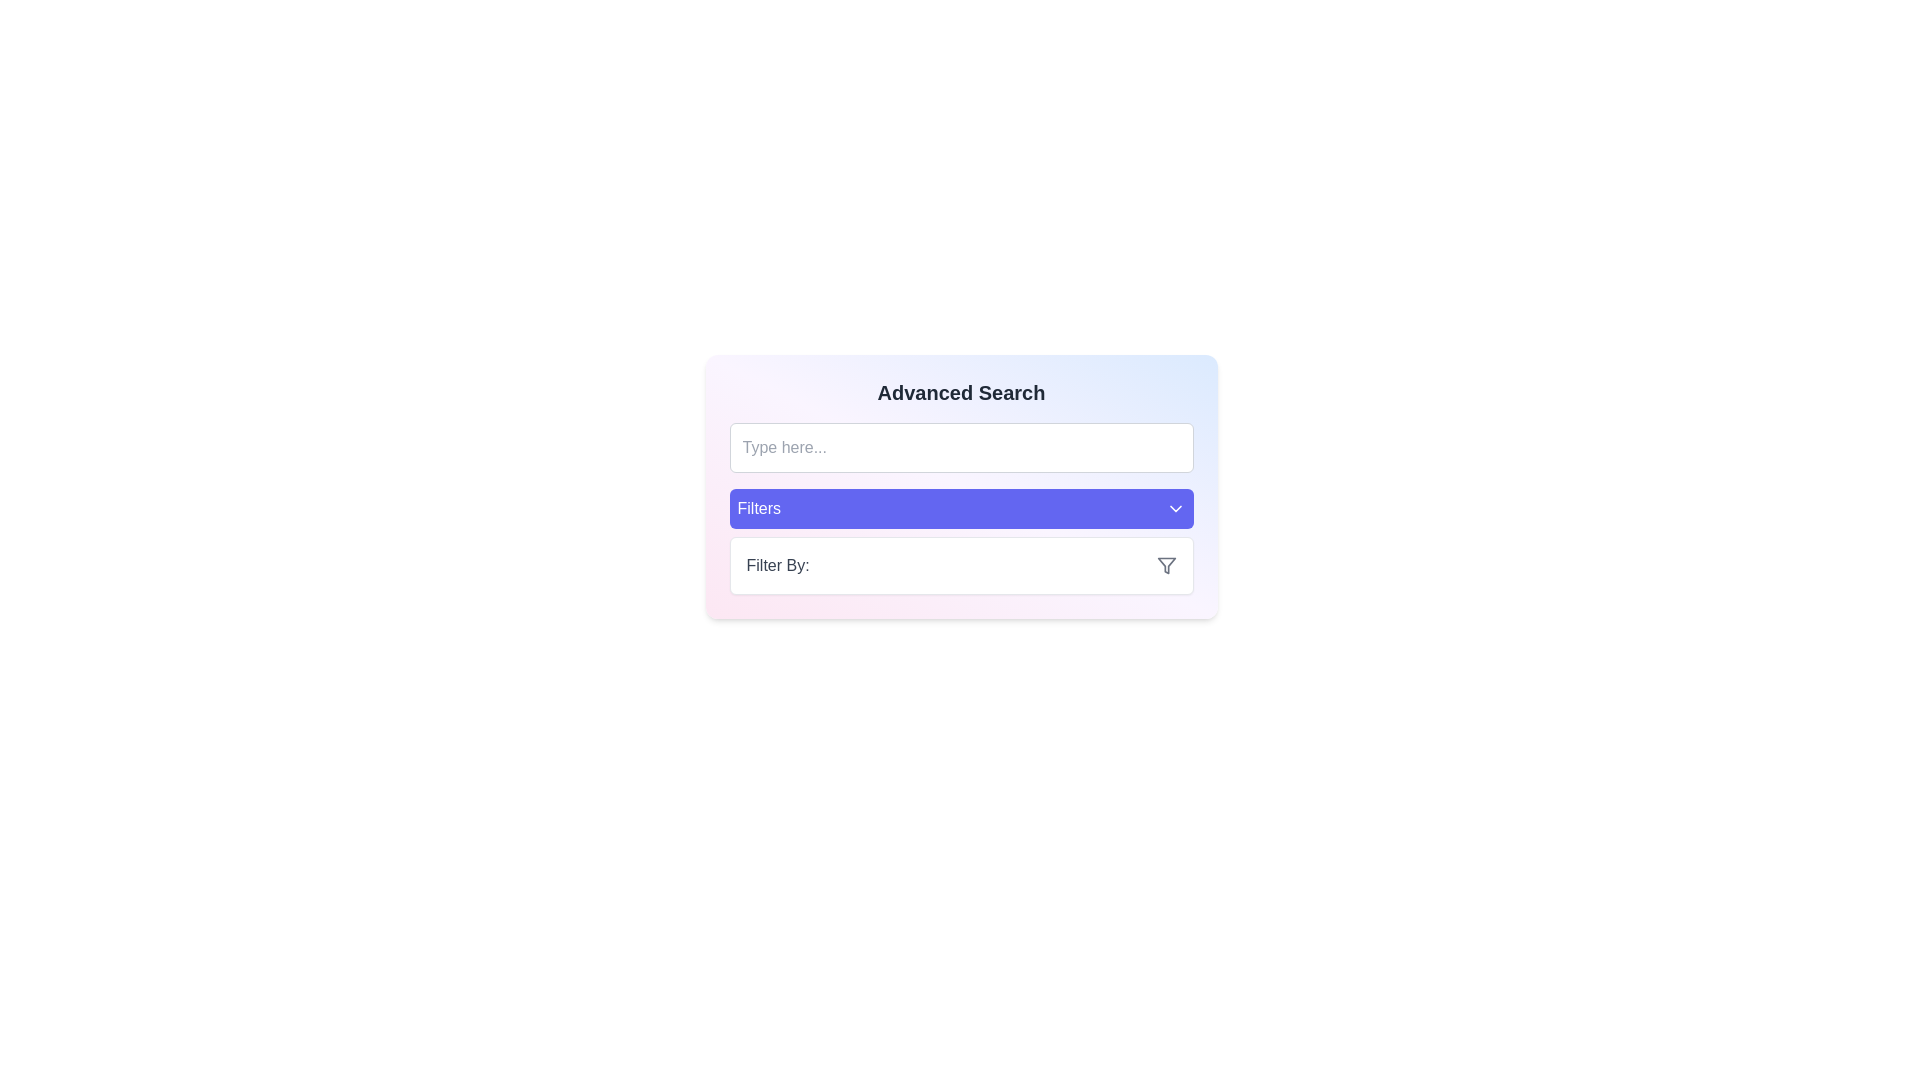 This screenshot has width=1920, height=1080. Describe the element at coordinates (1166, 566) in the screenshot. I see `the funnel-shaped graphic icon located in the bottom-right area of the 'Advanced Search' card, within the 'Filter By' section` at that location.